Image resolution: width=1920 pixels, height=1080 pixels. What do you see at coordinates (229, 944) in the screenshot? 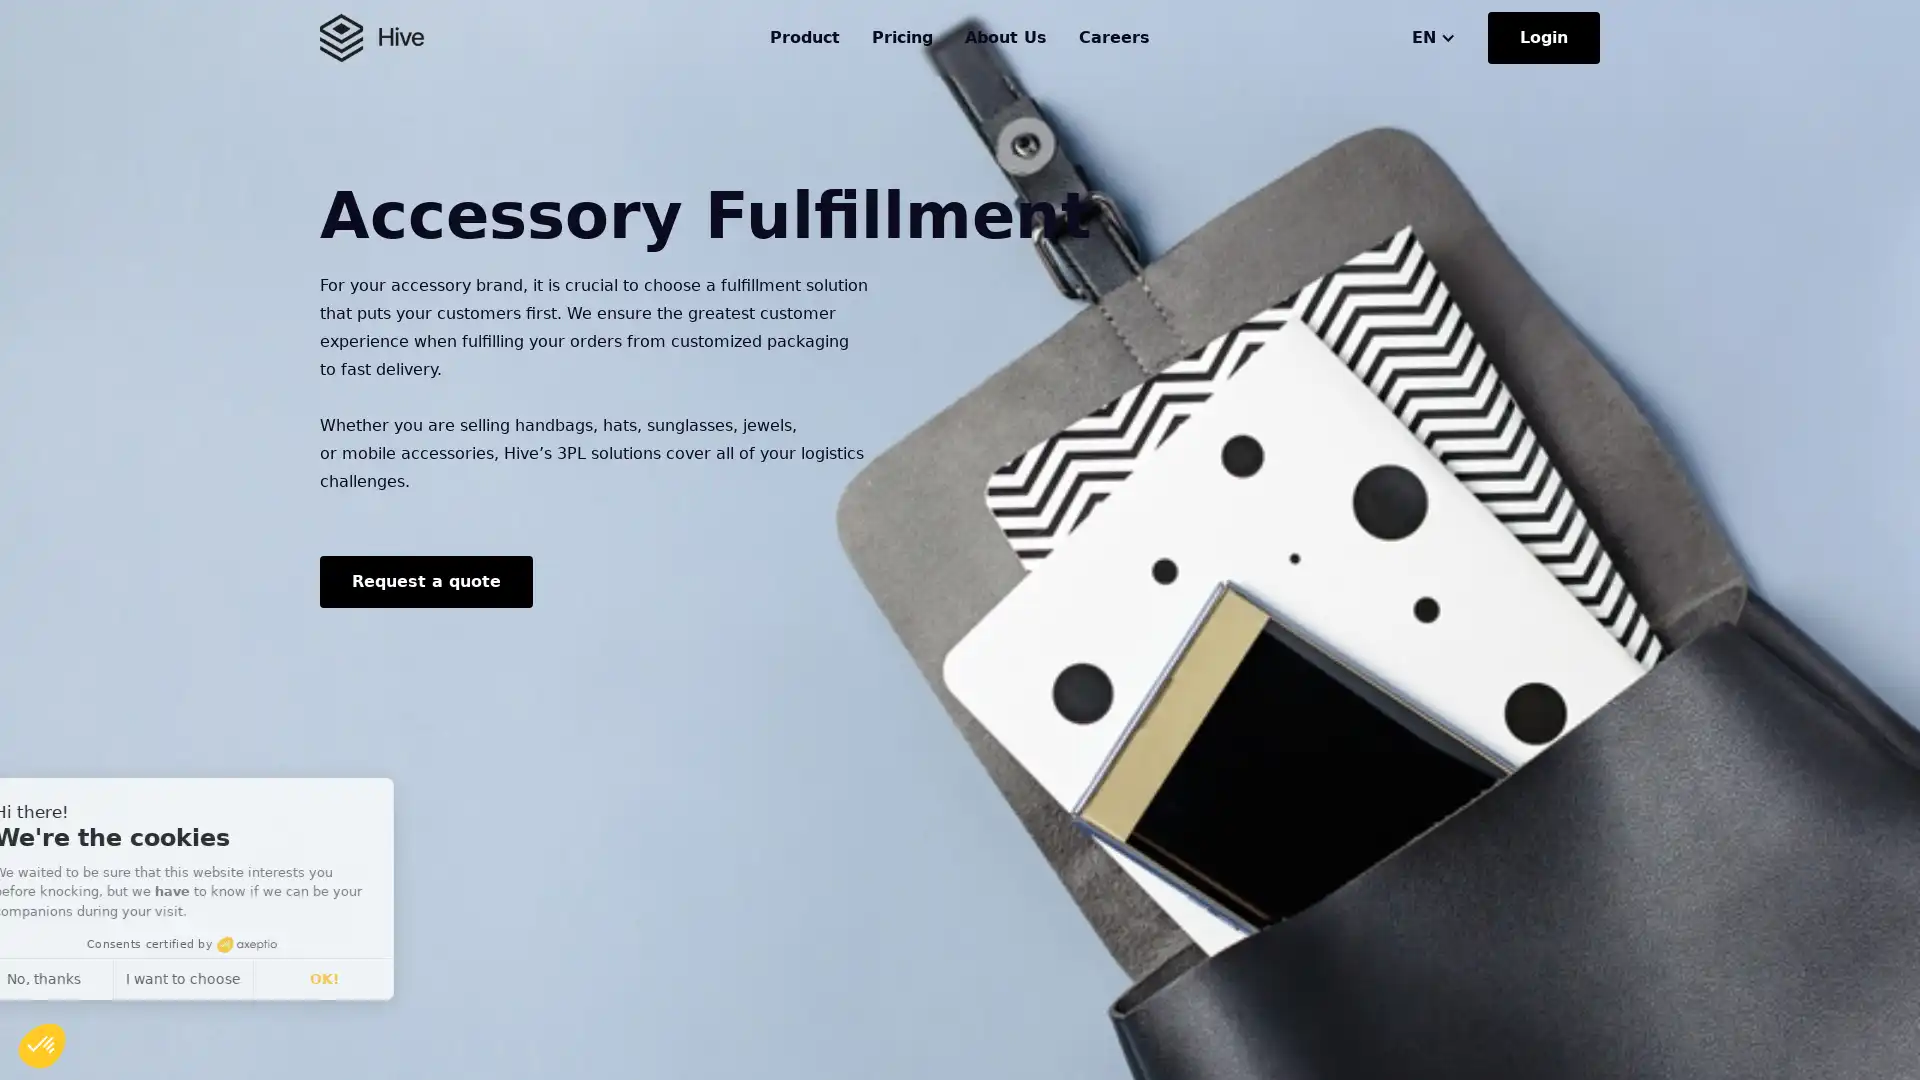
I see `Consents certified by` at bounding box center [229, 944].